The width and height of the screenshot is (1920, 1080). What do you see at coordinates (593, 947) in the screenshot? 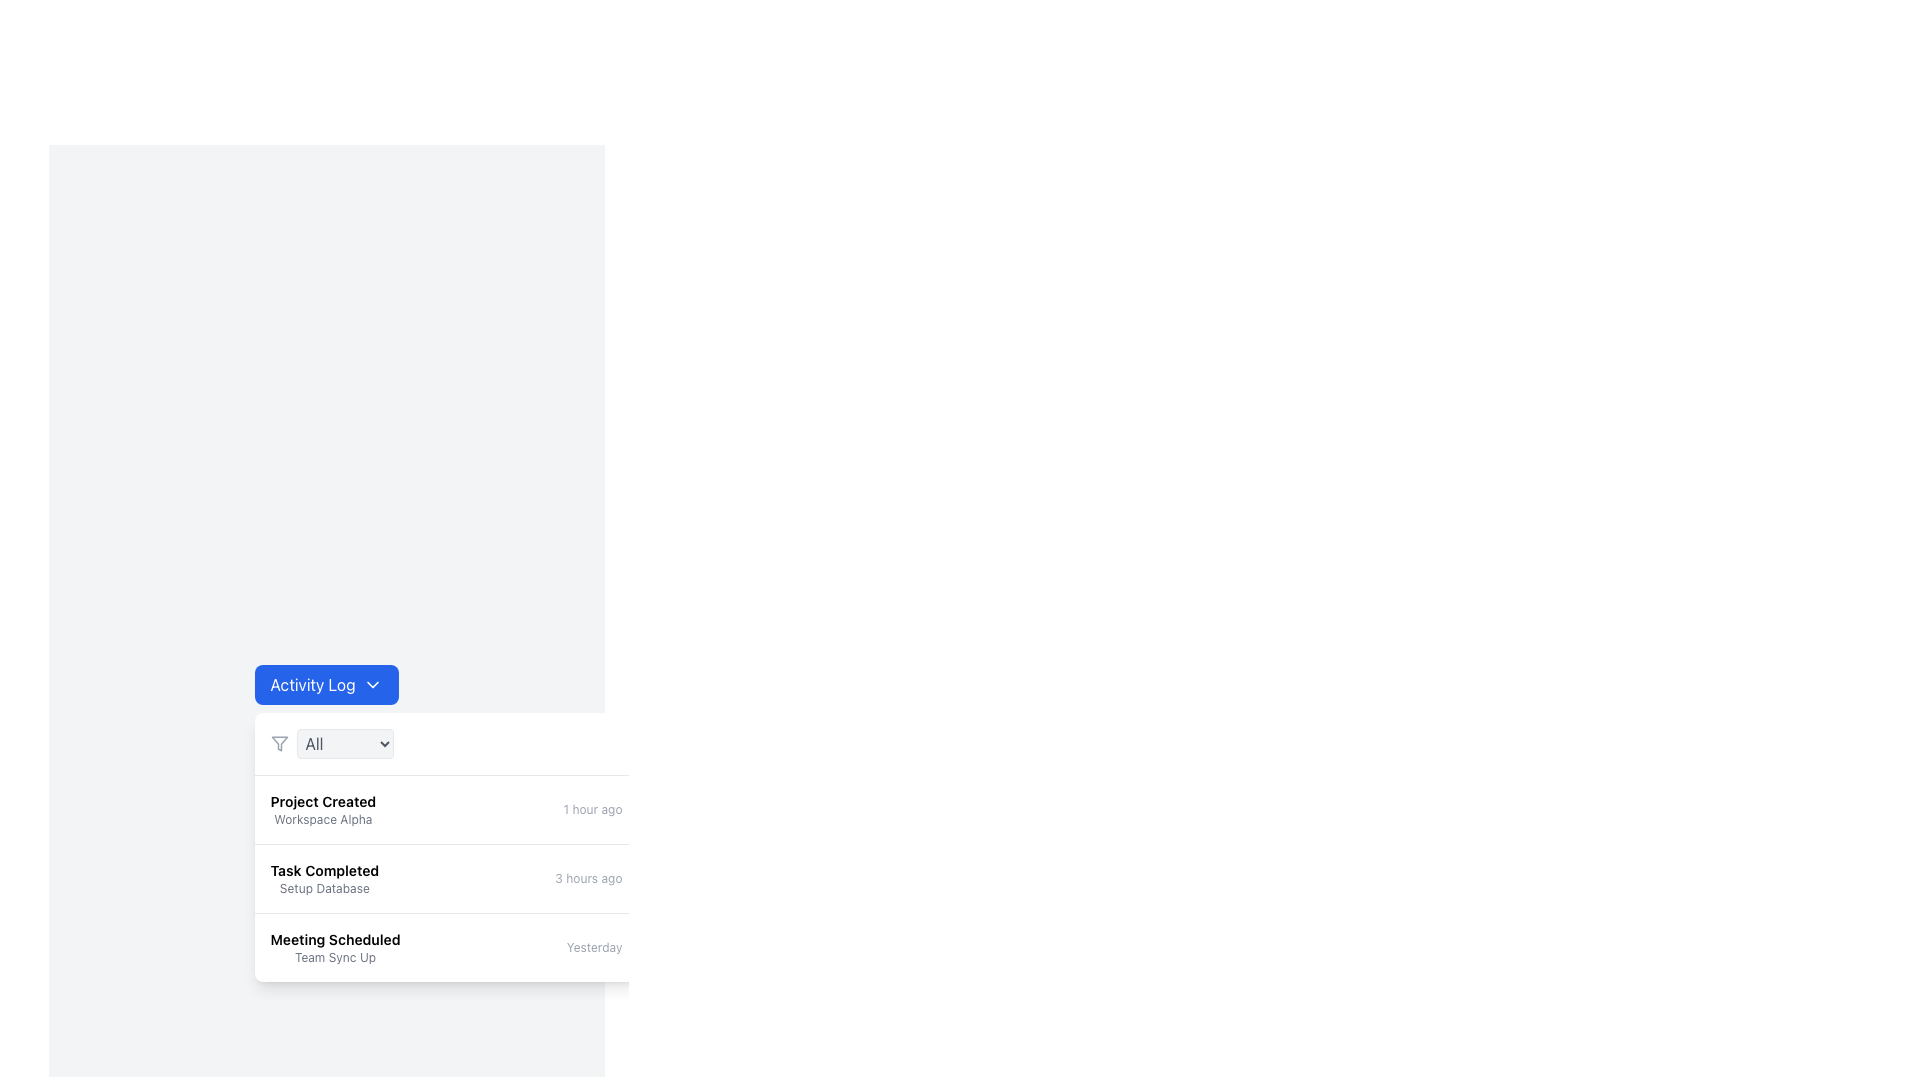
I see `text content of the Text Label indicating the timestamp for the 'Meeting Scheduled' and 'Team Sync Up' activities in the third entry of the activity log` at bounding box center [593, 947].